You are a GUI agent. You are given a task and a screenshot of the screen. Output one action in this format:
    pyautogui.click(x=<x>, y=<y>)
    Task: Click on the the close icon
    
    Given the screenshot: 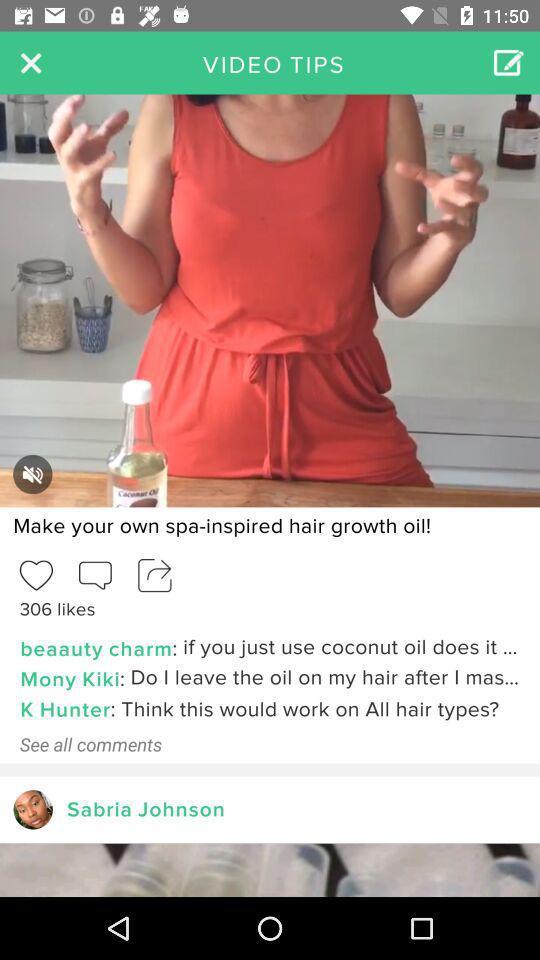 What is the action you would take?
    pyautogui.click(x=30, y=62)
    